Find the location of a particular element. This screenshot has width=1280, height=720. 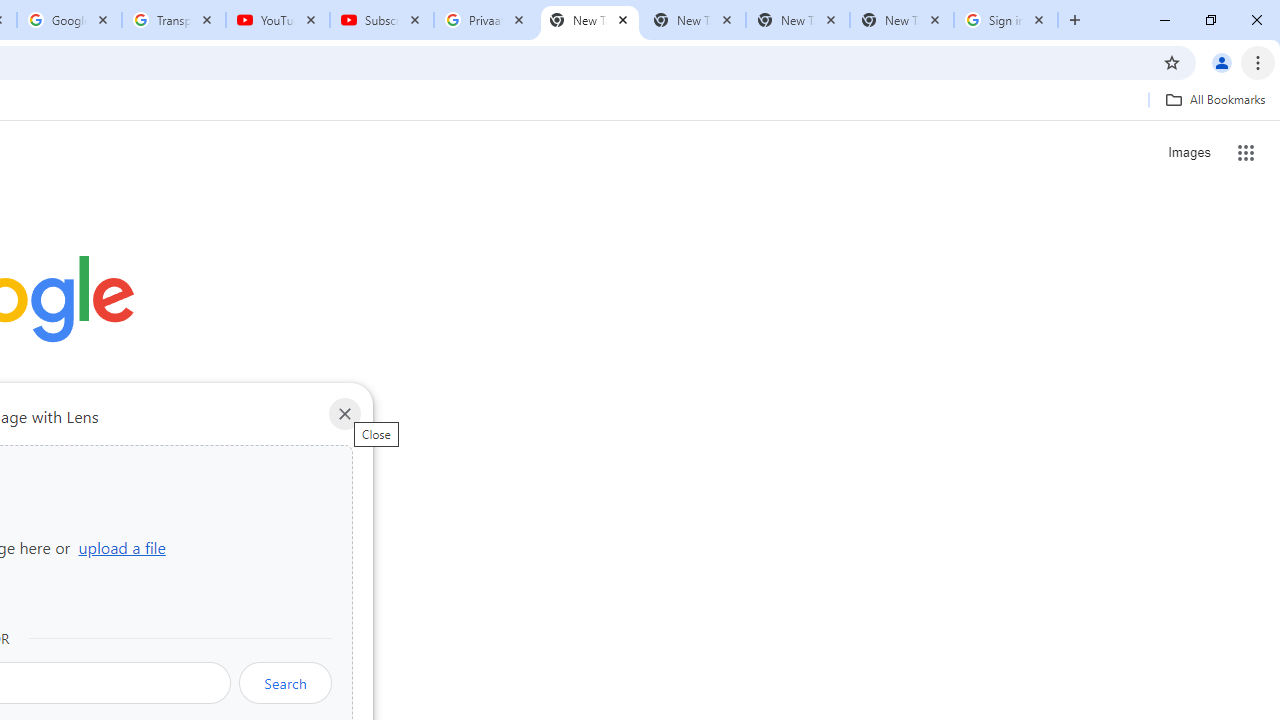

'Subscriptions - YouTube' is located at coordinates (382, 20).